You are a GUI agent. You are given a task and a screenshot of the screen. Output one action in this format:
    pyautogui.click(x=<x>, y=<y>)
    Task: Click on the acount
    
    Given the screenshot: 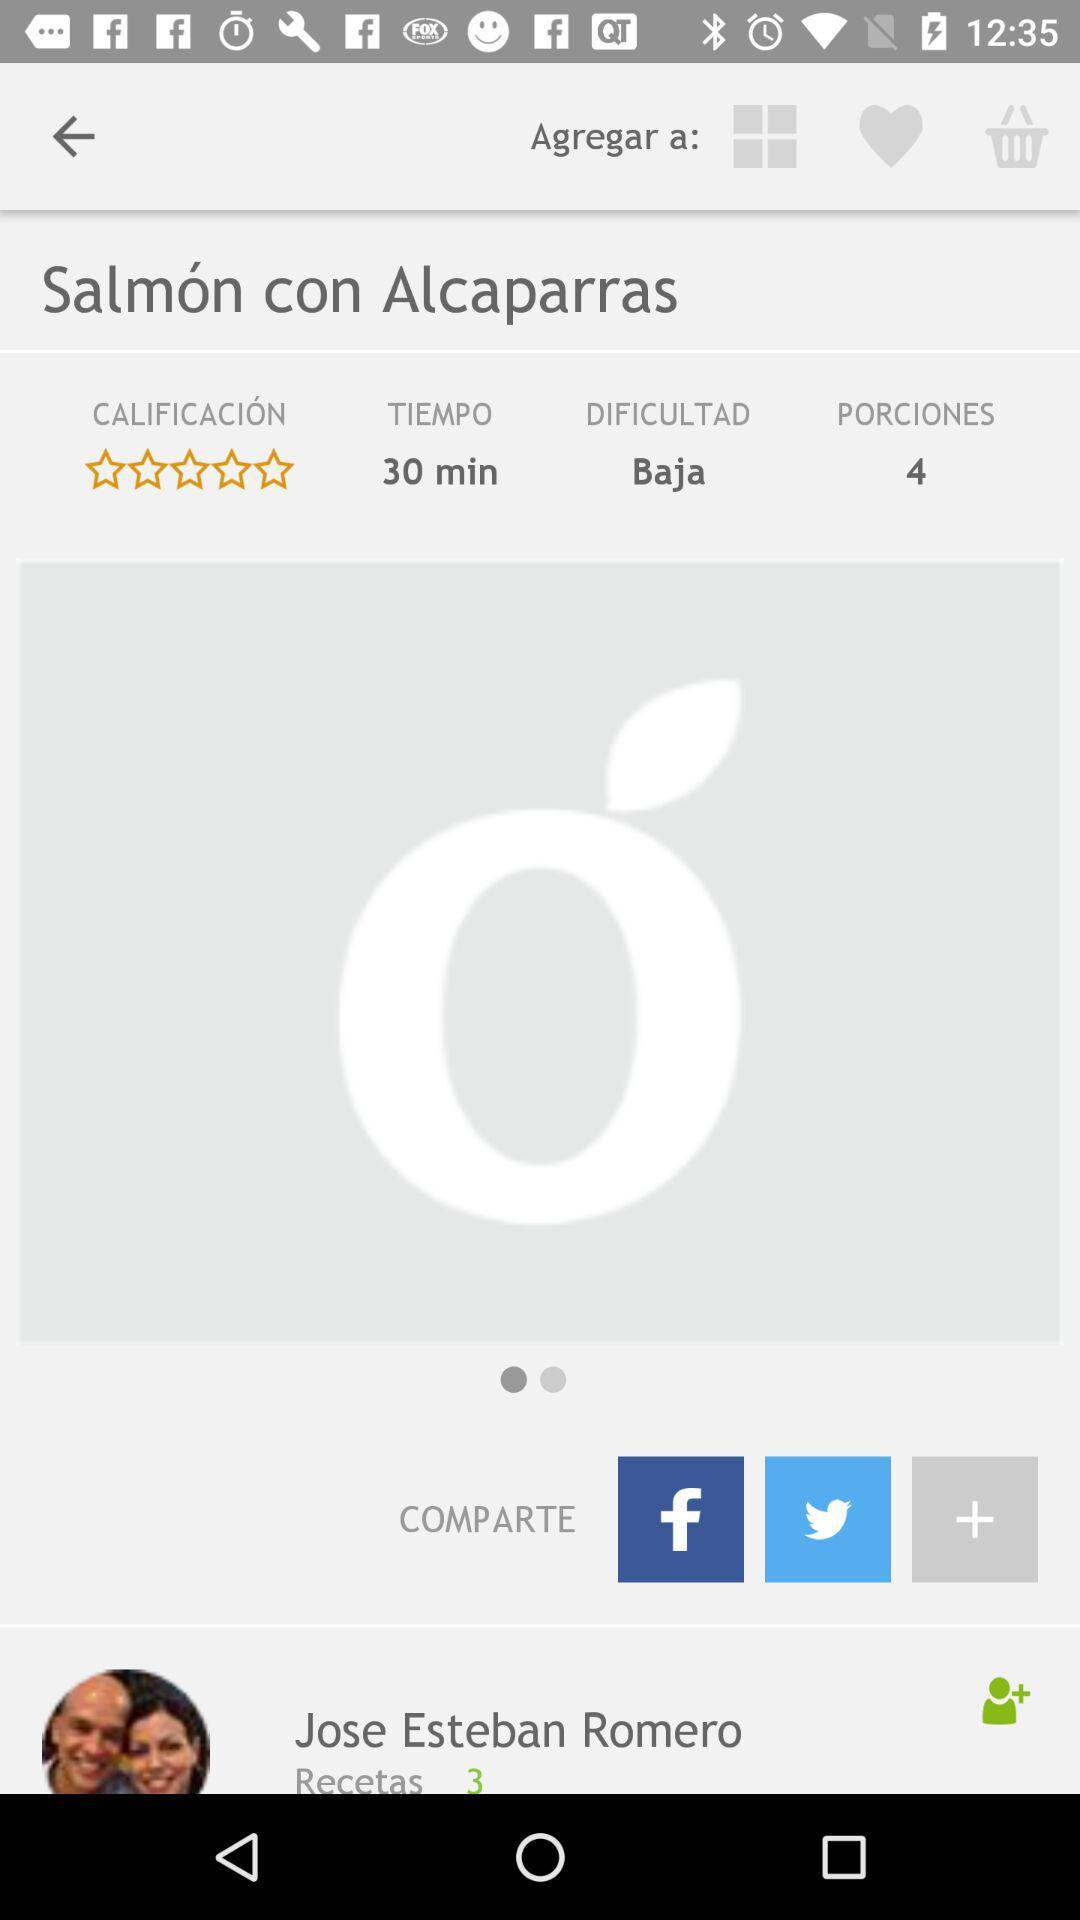 What is the action you would take?
    pyautogui.click(x=974, y=1519)
    